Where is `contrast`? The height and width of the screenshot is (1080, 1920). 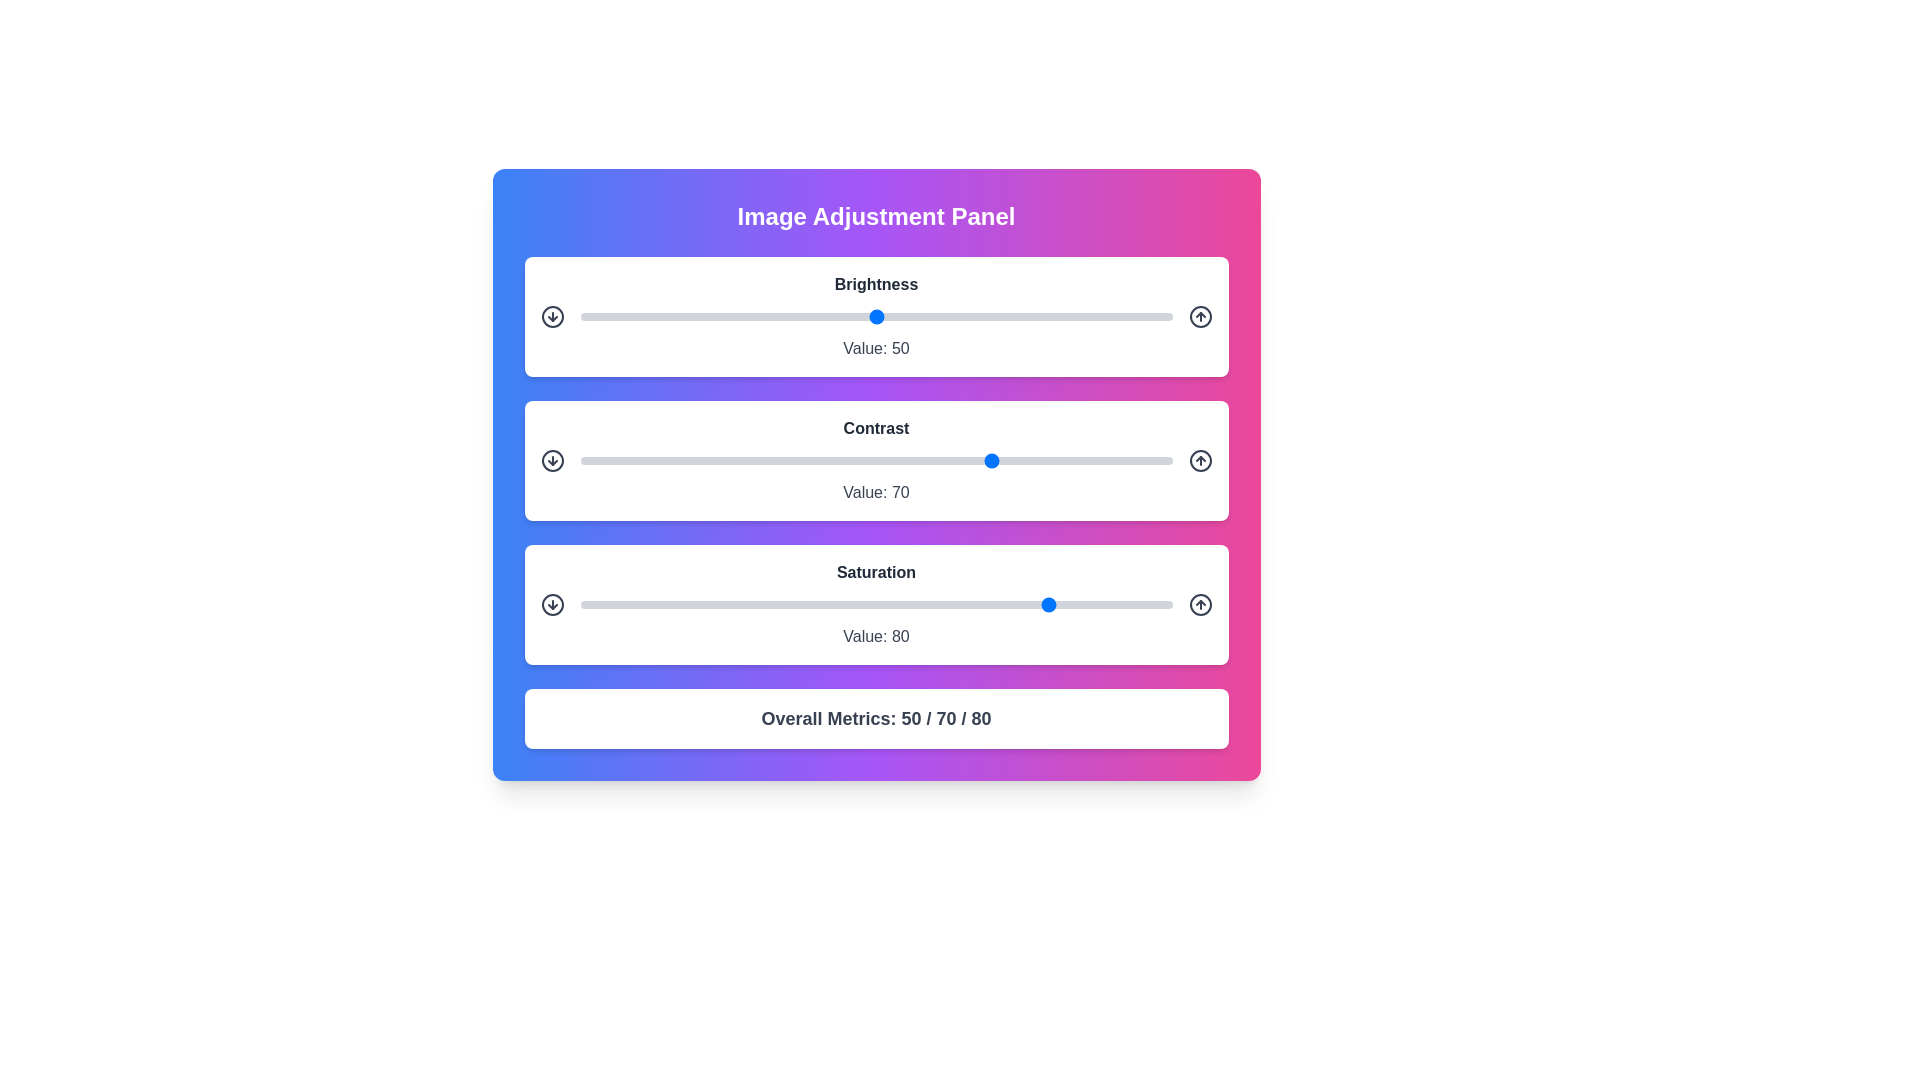
contrast is located at coordinates (805, 461).